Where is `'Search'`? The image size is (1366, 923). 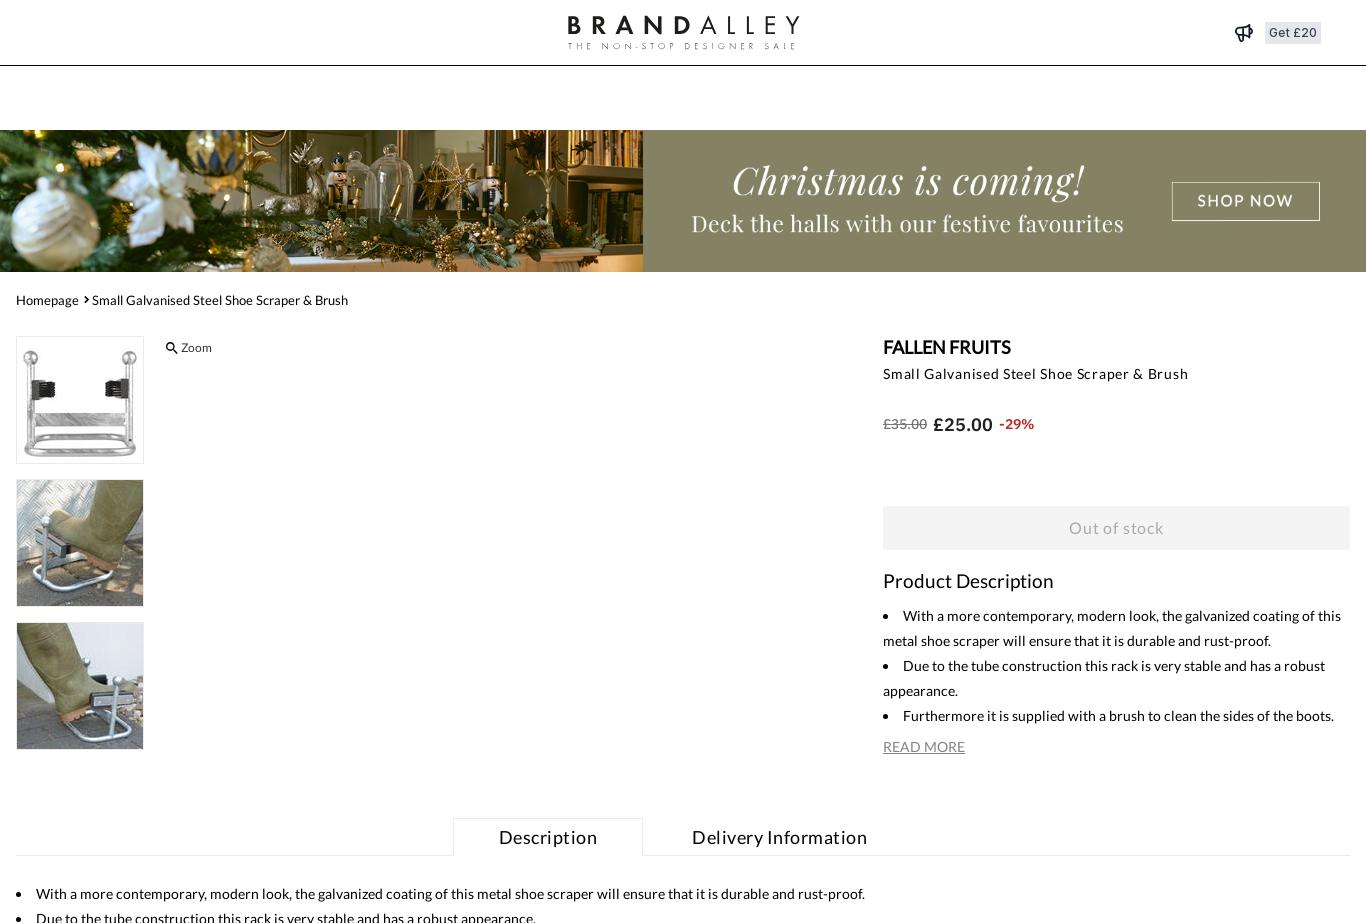 'Search' is located at coordinates (1047, 97).